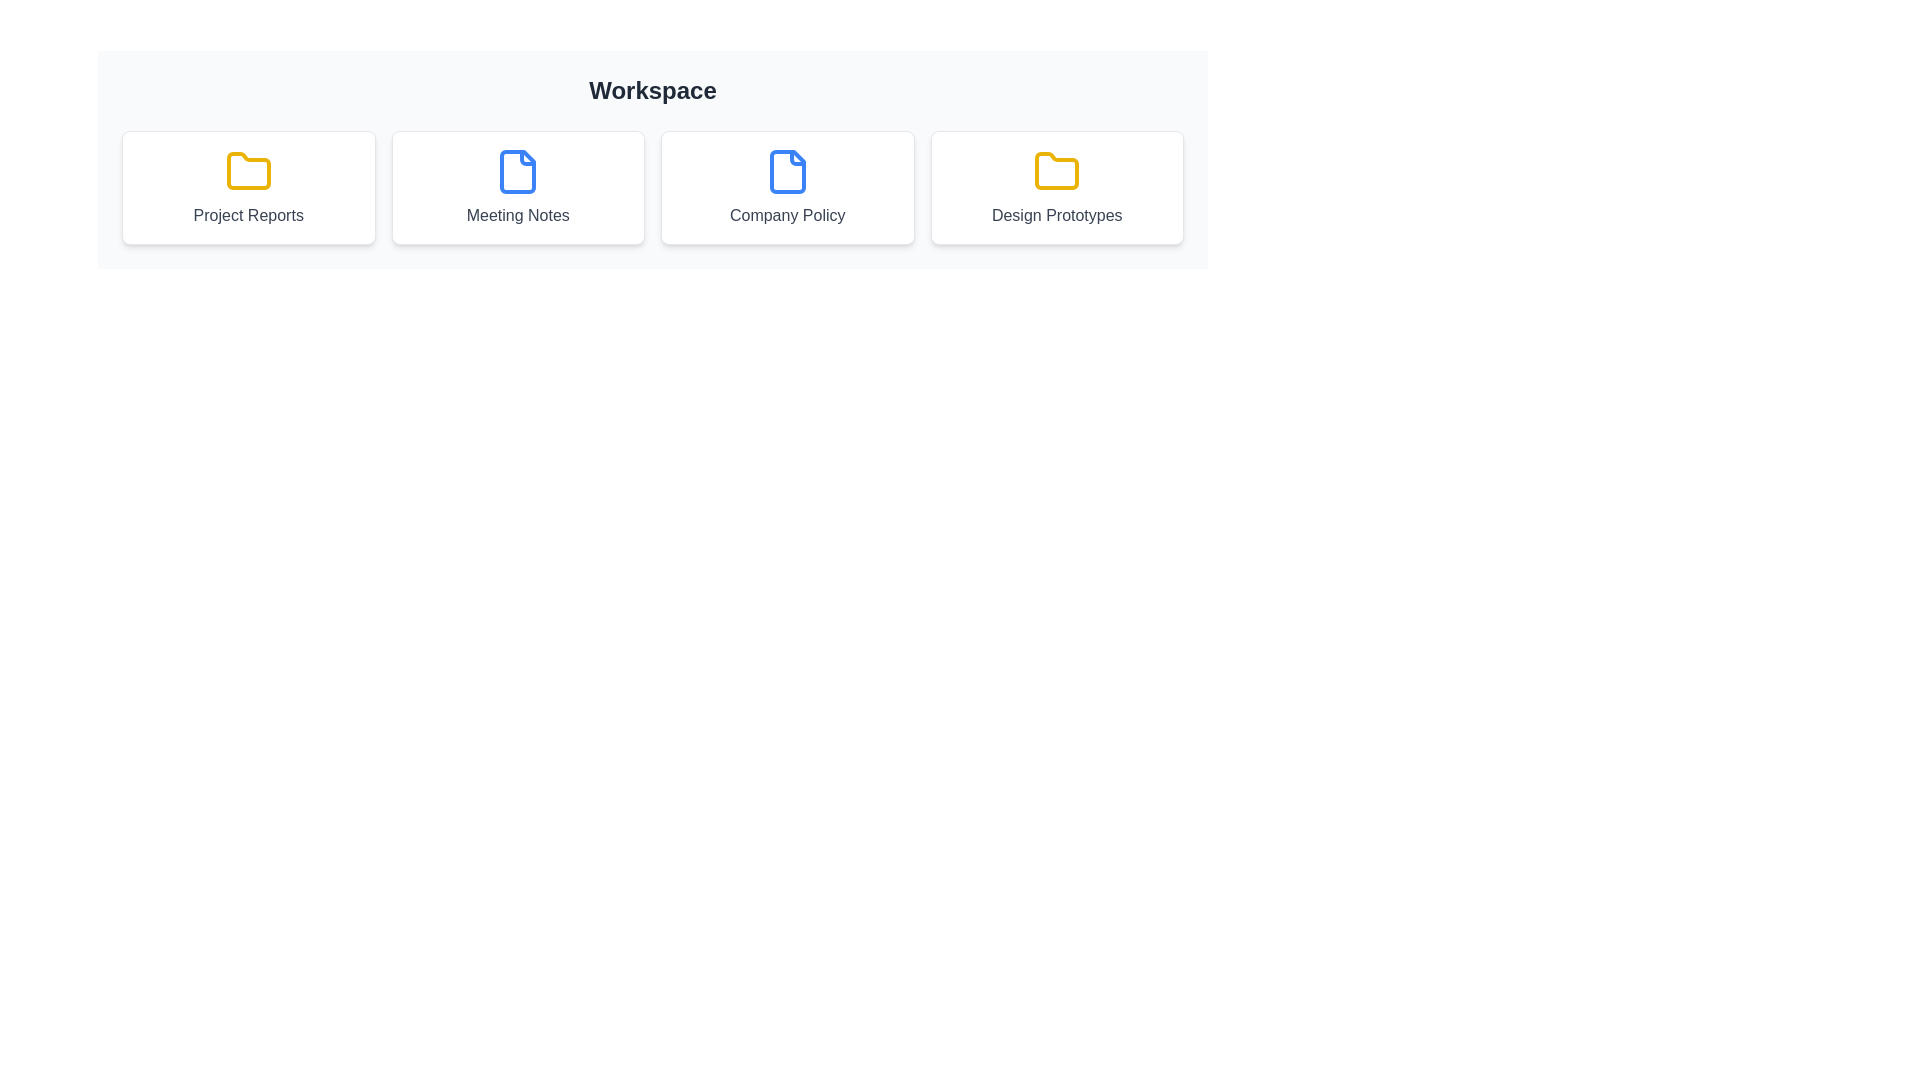 The width and height of the screenshot is (1920, 1080). Describe the element at coordinates (247, 188) in the screenshot. I see `the 'Project Reports' card located at the top-left of the grid` at that location.